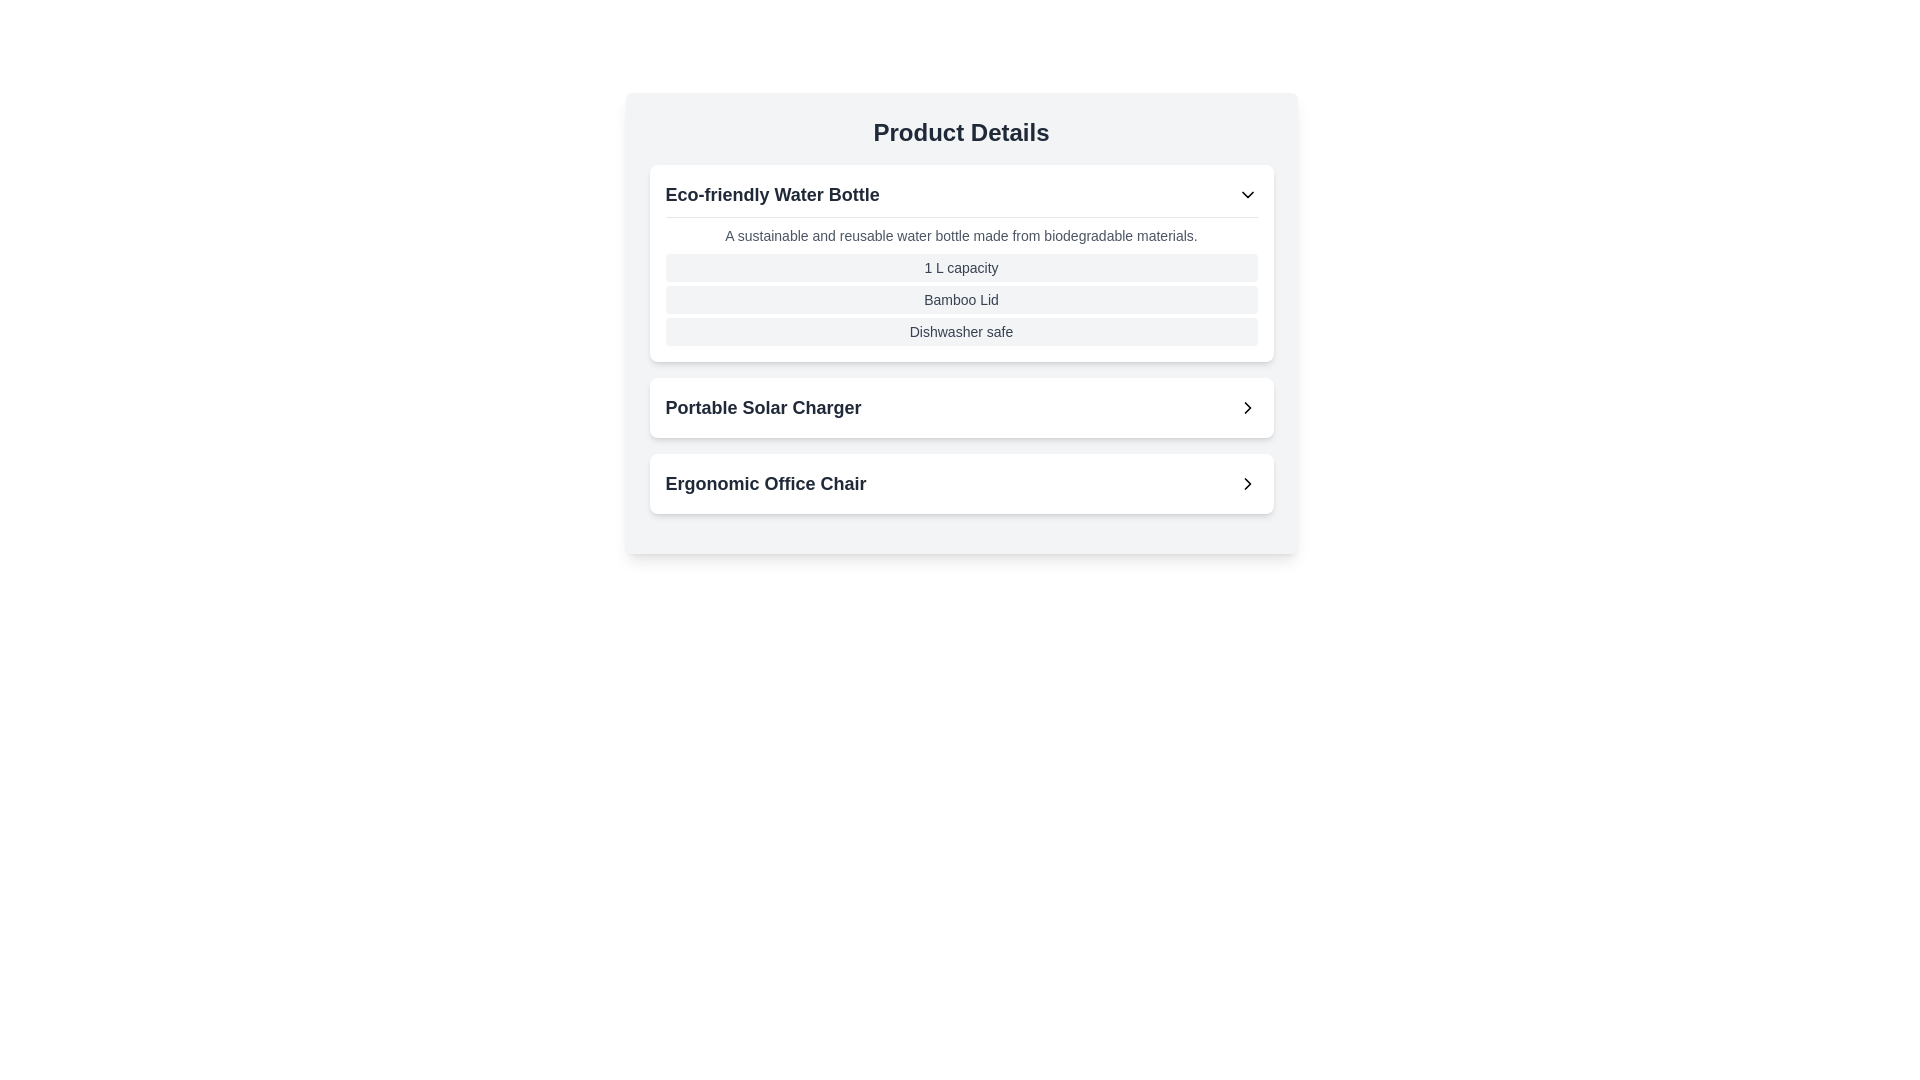 Image resolution: width=1920 pixels, height=1080 pixels. I want to click on the text label displaying 'Ergonomic Office Chair' in bold font, located in the third row of the 'Product Details' section, so click(765, 483).